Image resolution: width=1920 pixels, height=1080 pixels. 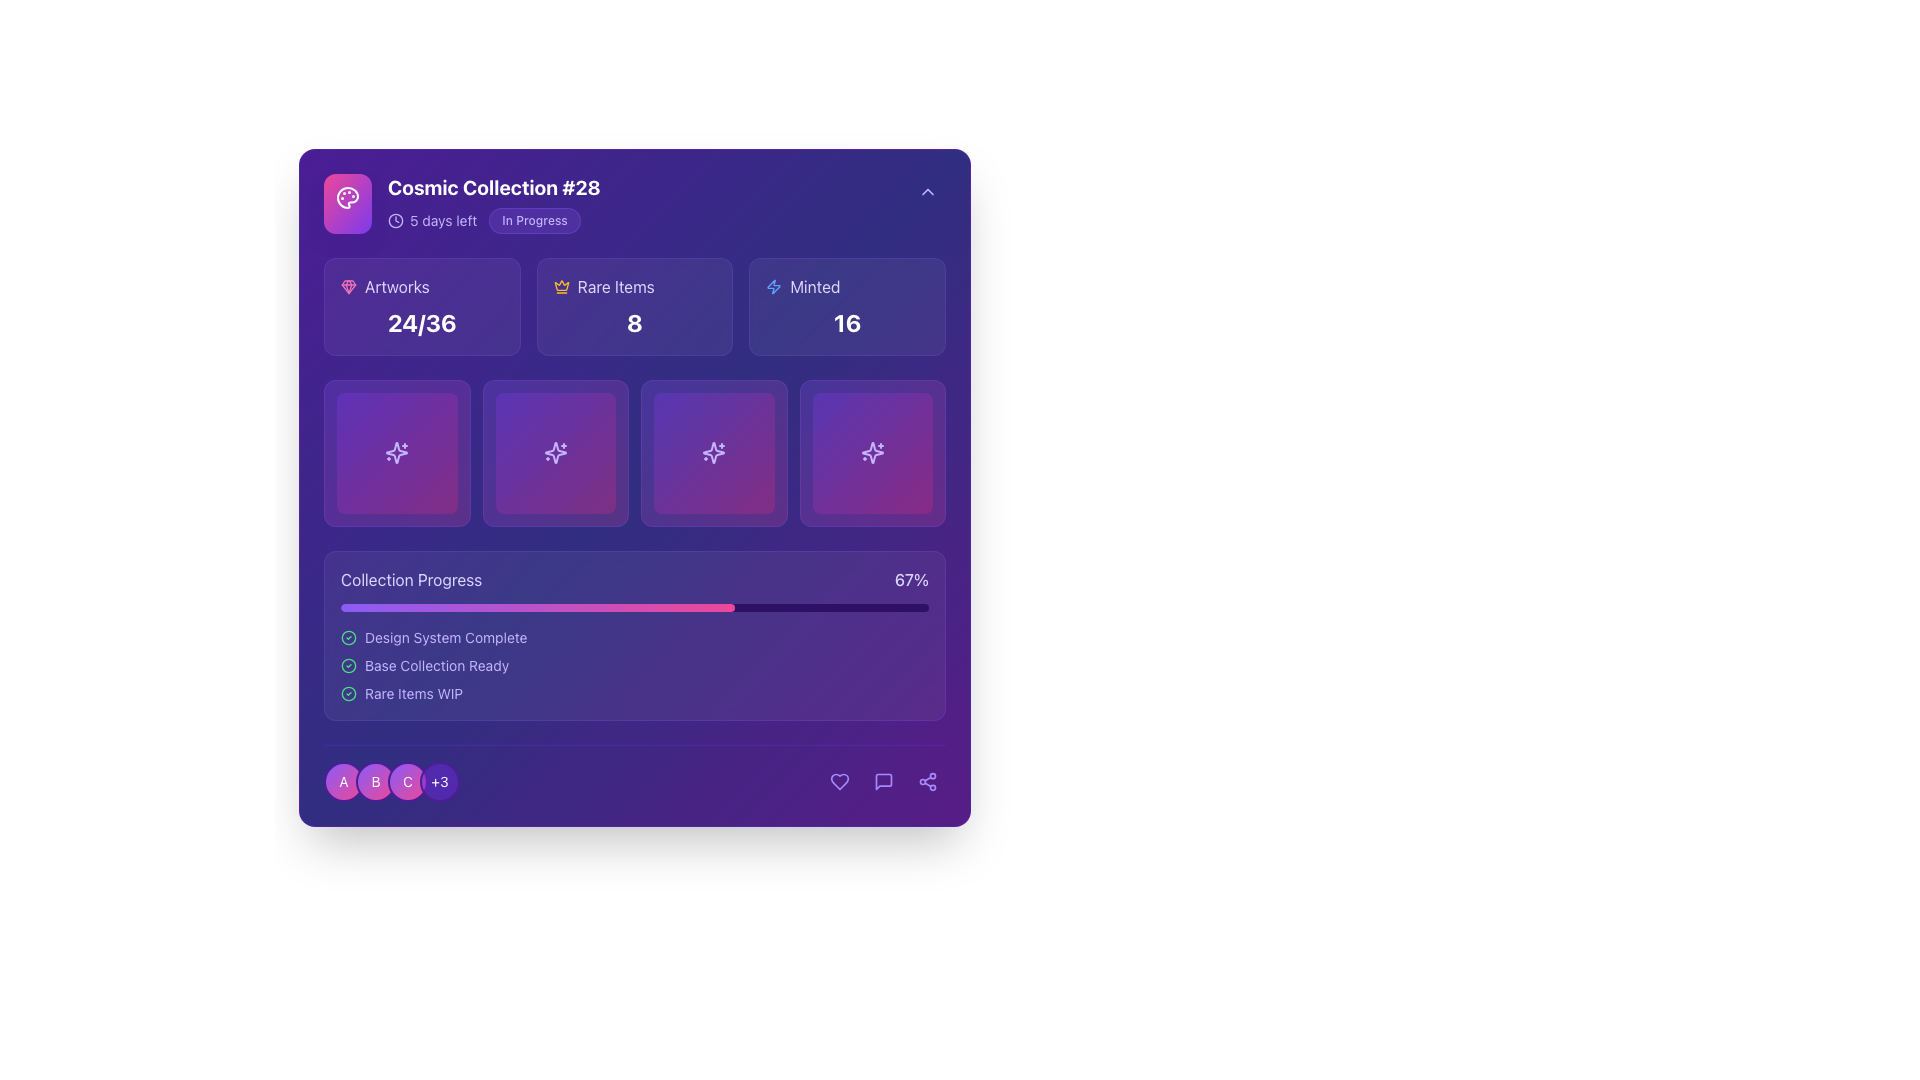 What do you see at coordinates (926, 780) in the screenshot?
I see `the sharing icon located in the bottom-right corner of the interface, which is styled as a light violet button and is the rightmost item in a row of icons` at bounding box center [926, 780].